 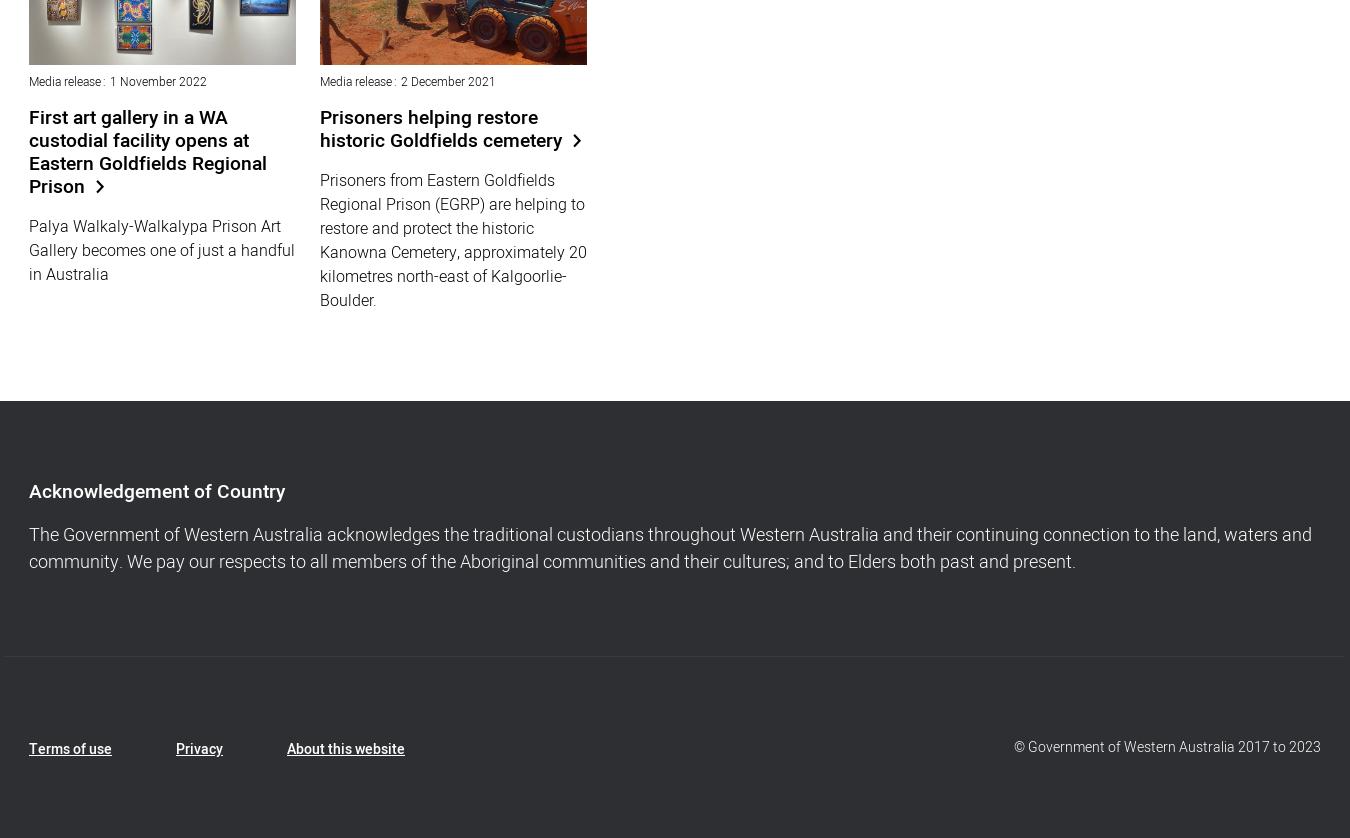 What do you see at coordinates (1166, 746) in the screenshot?
I see `'© Government of Western Australia 2017 to 2023'` at bounding box center [1166, 746].